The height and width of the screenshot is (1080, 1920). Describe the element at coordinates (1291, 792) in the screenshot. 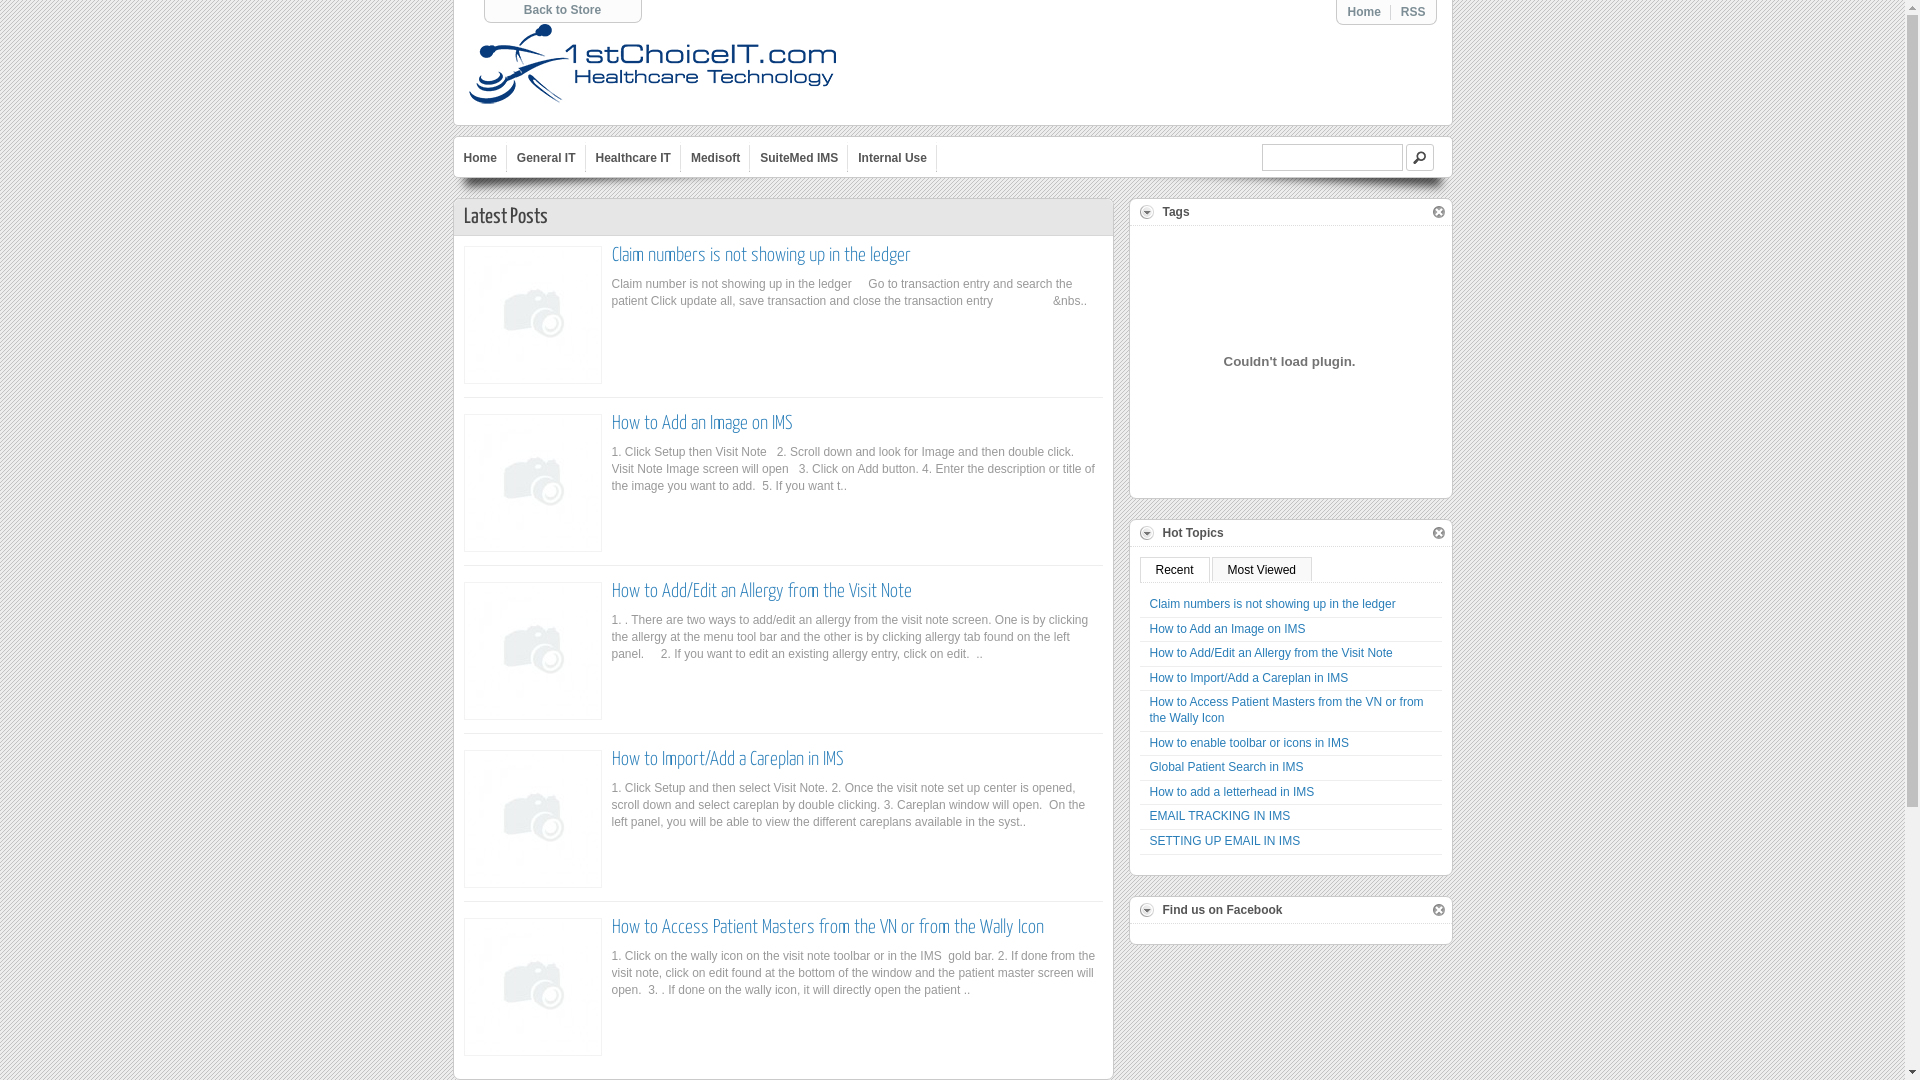

I see `'How to add a letterhead in IMS'` at that location.